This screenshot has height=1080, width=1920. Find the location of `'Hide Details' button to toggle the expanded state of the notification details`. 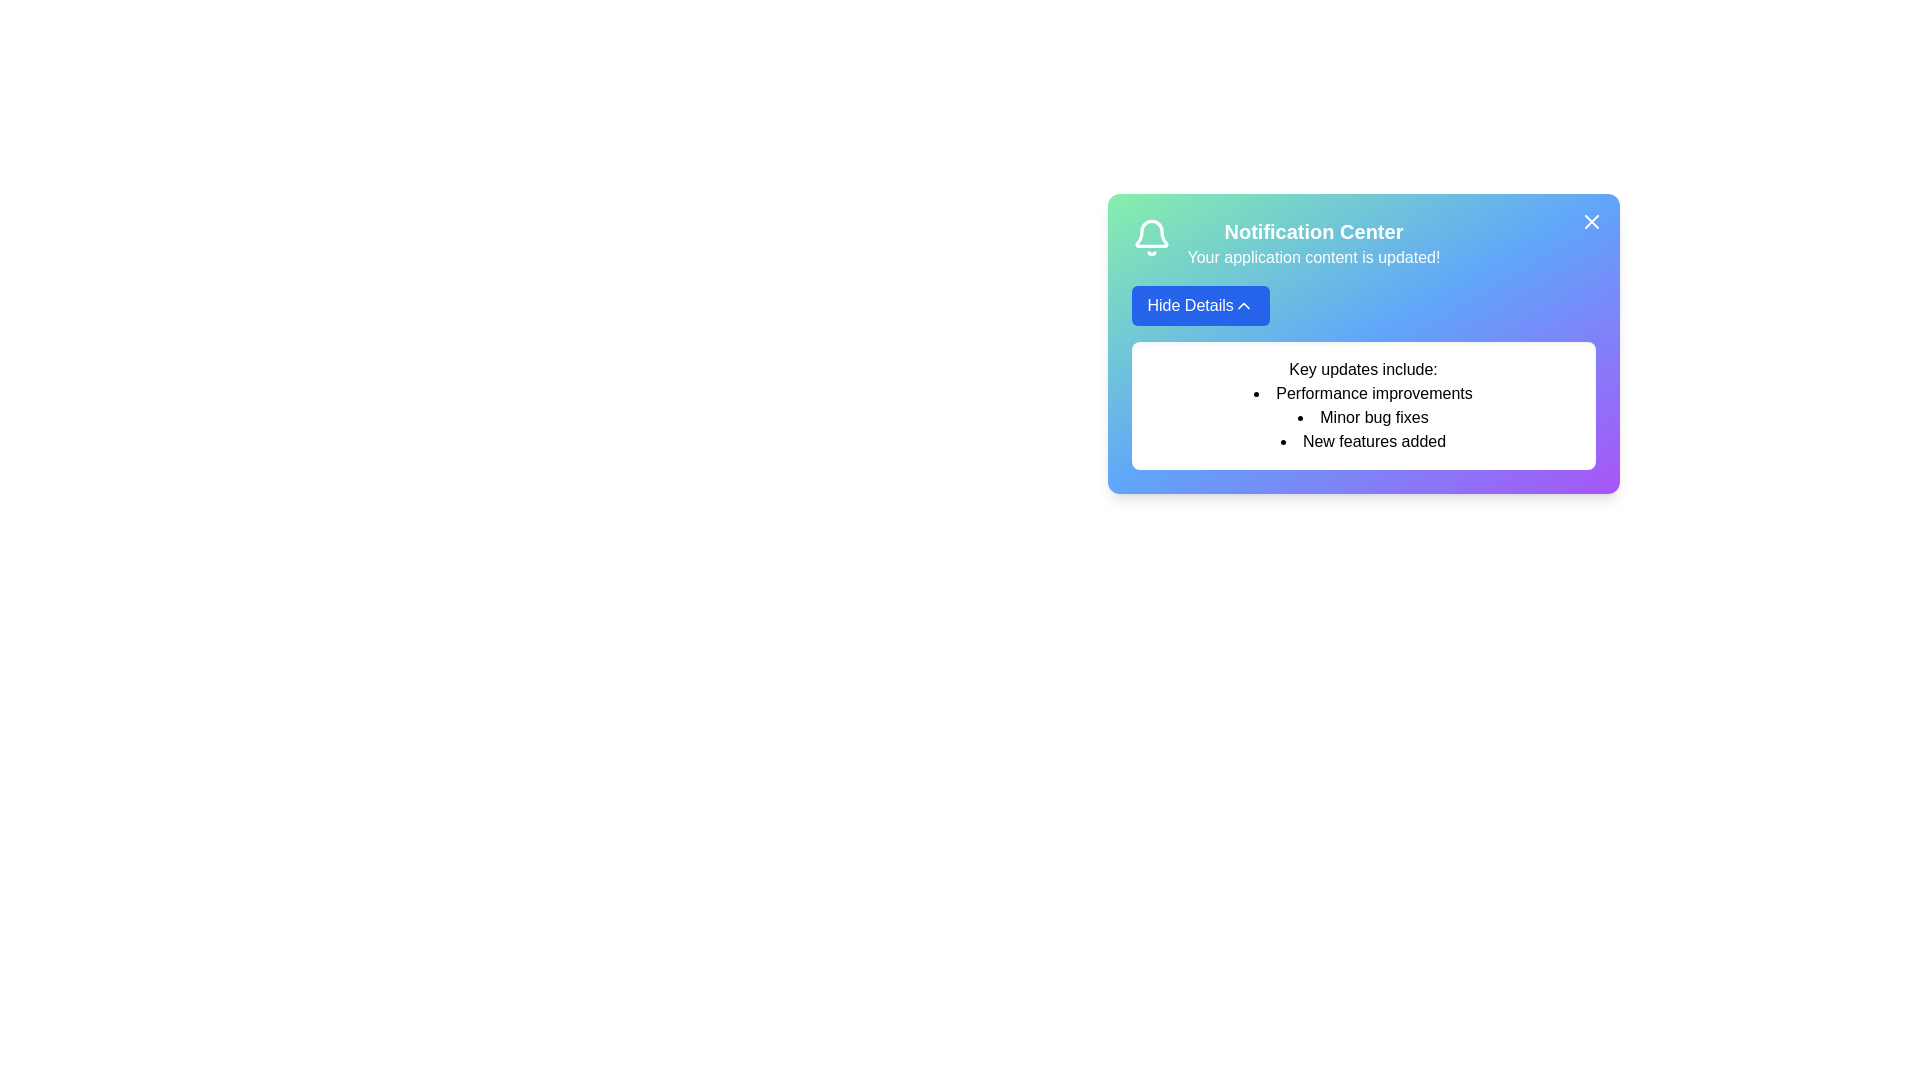

'Hide Details' button to toggle the expanded state of the notification details is located at coordinates (1200, 305).